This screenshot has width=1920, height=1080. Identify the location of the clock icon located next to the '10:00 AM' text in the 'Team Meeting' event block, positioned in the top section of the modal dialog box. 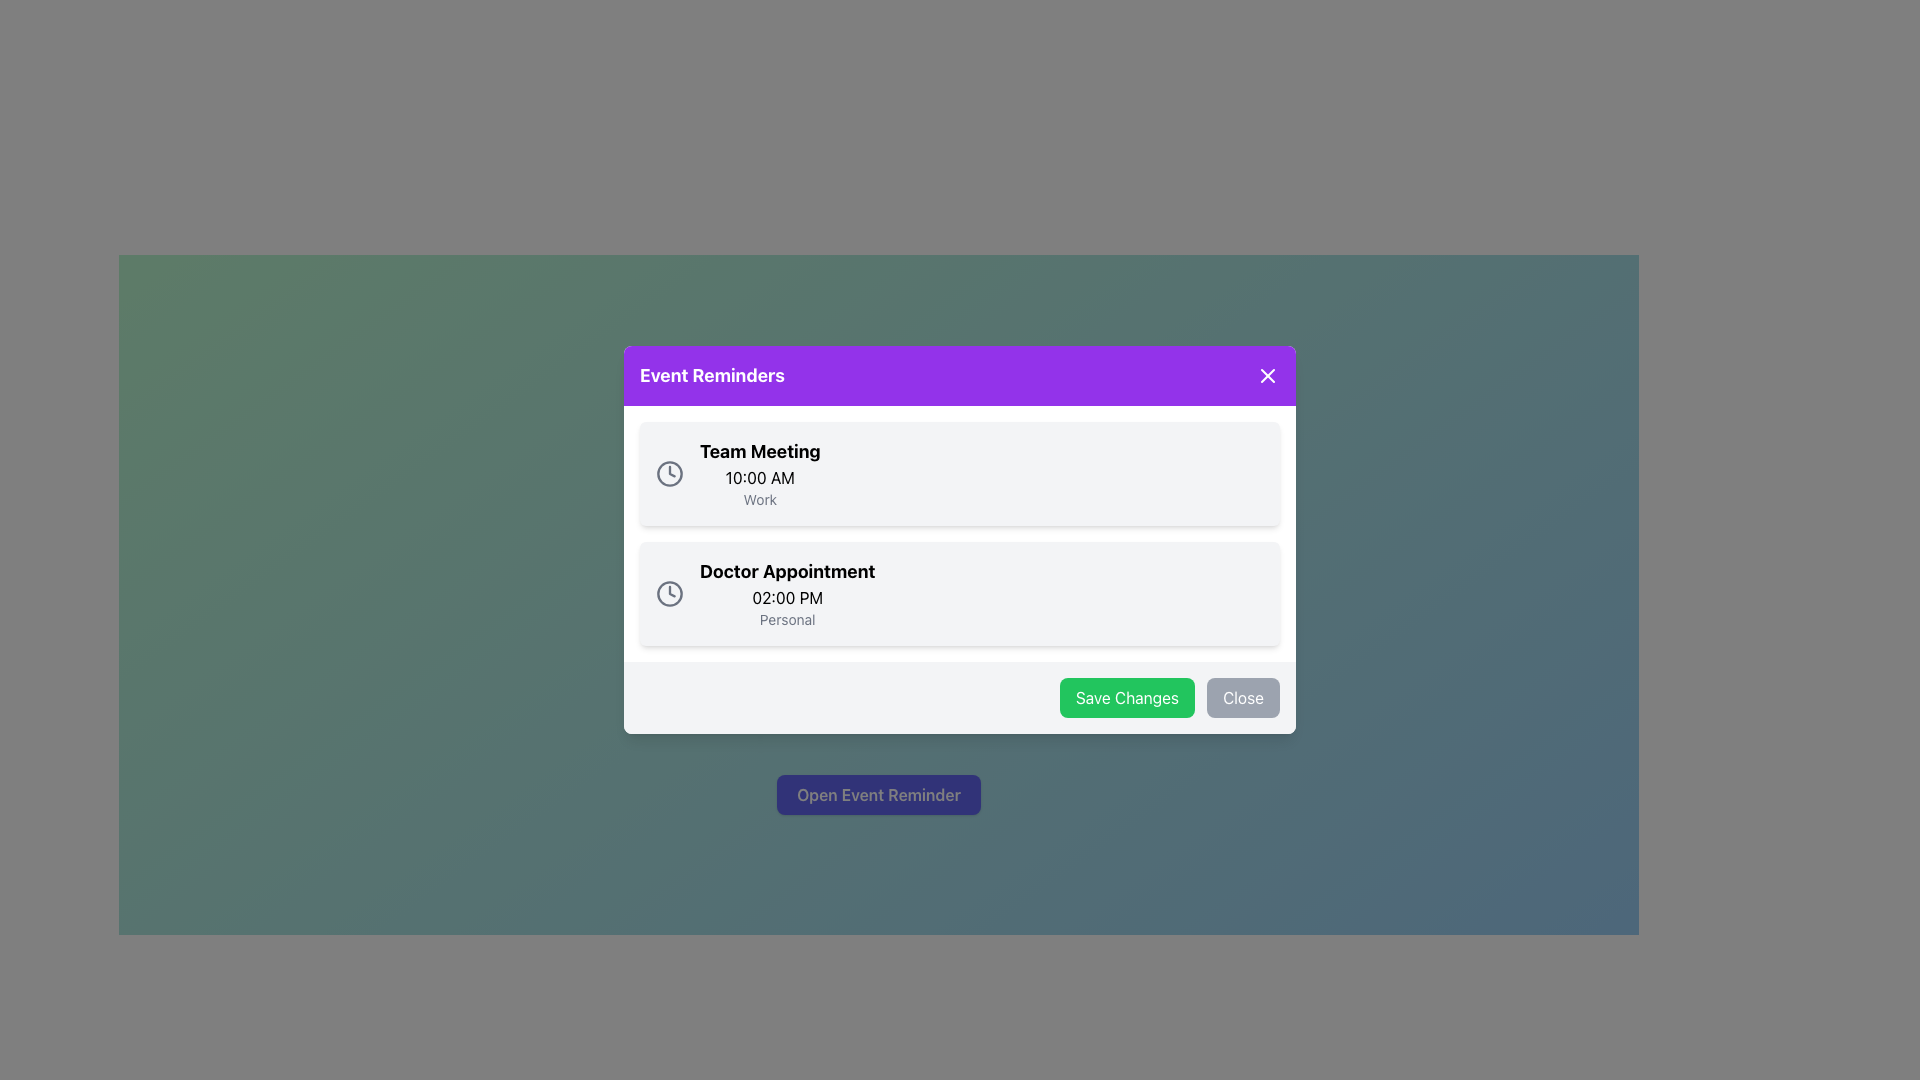
(670, 474).